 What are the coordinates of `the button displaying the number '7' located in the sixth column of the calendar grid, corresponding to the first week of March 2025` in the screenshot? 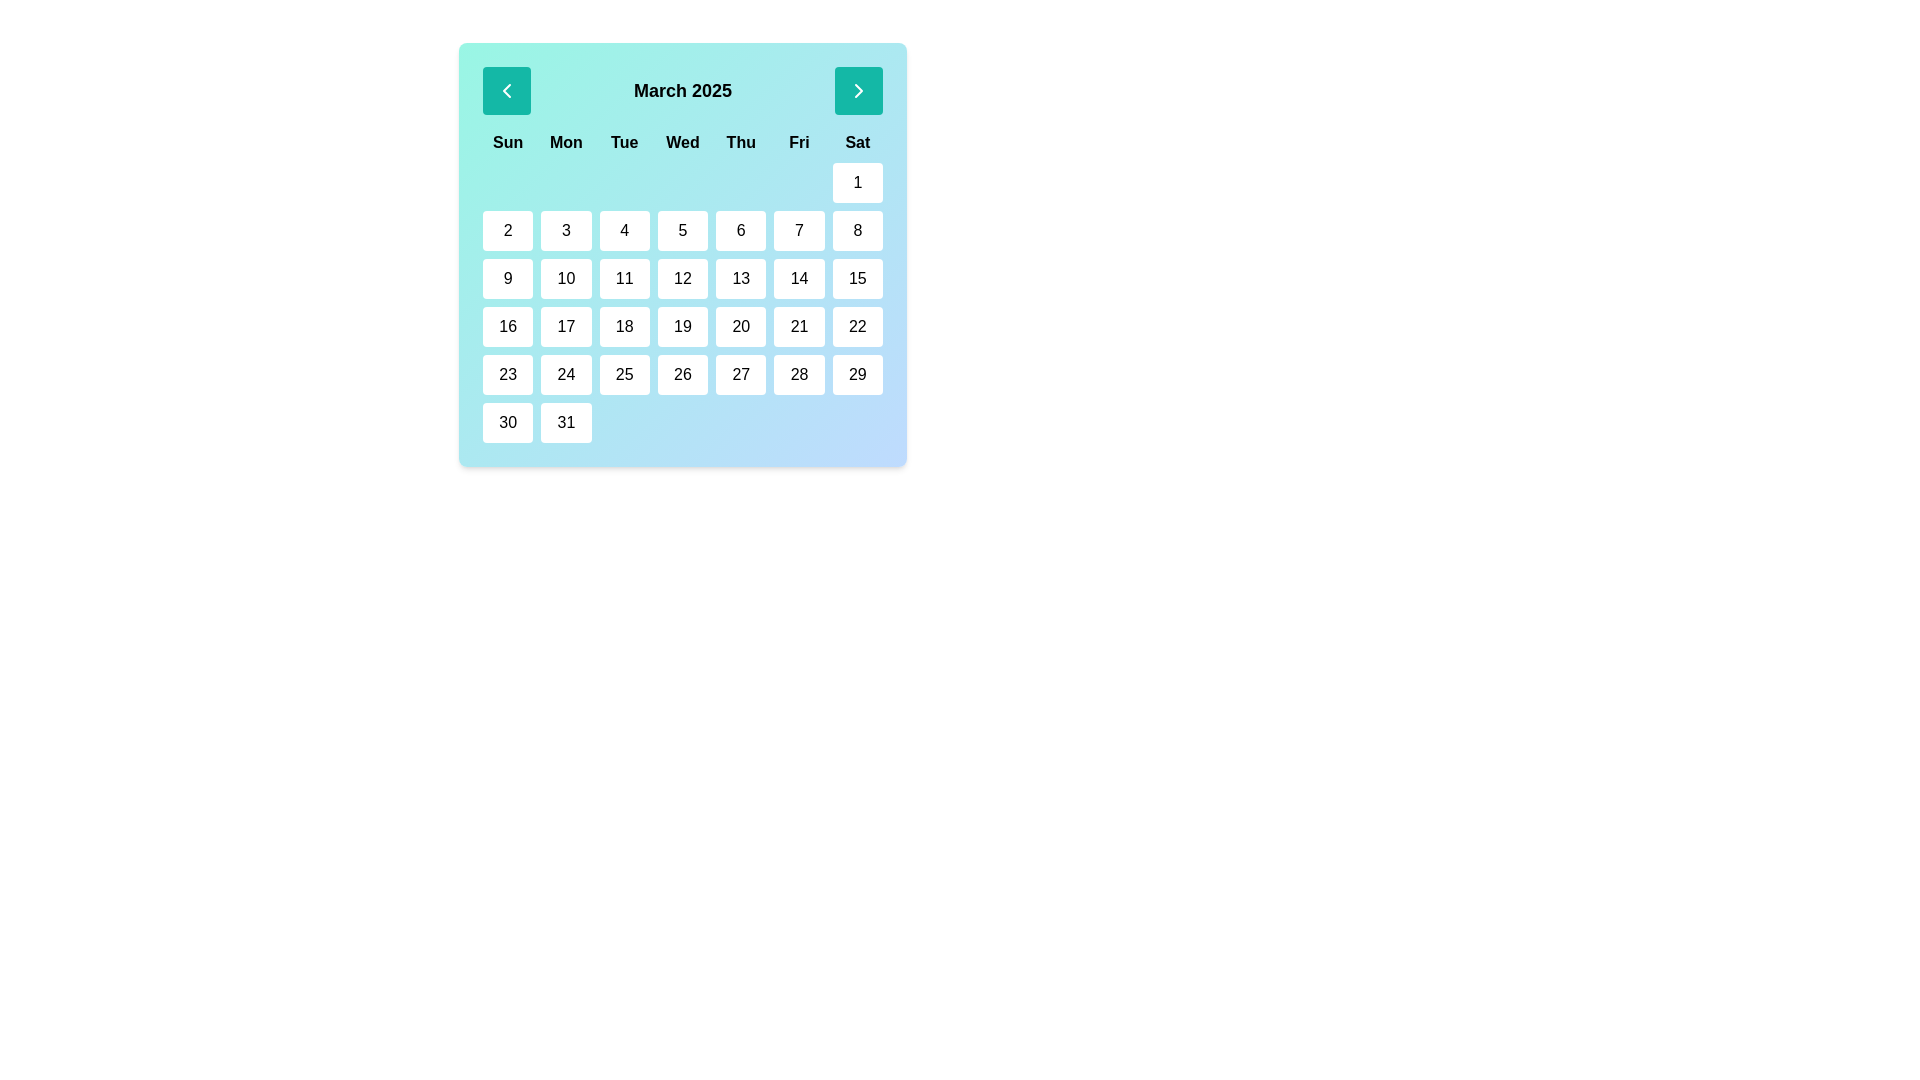 It's located at (798, 230).